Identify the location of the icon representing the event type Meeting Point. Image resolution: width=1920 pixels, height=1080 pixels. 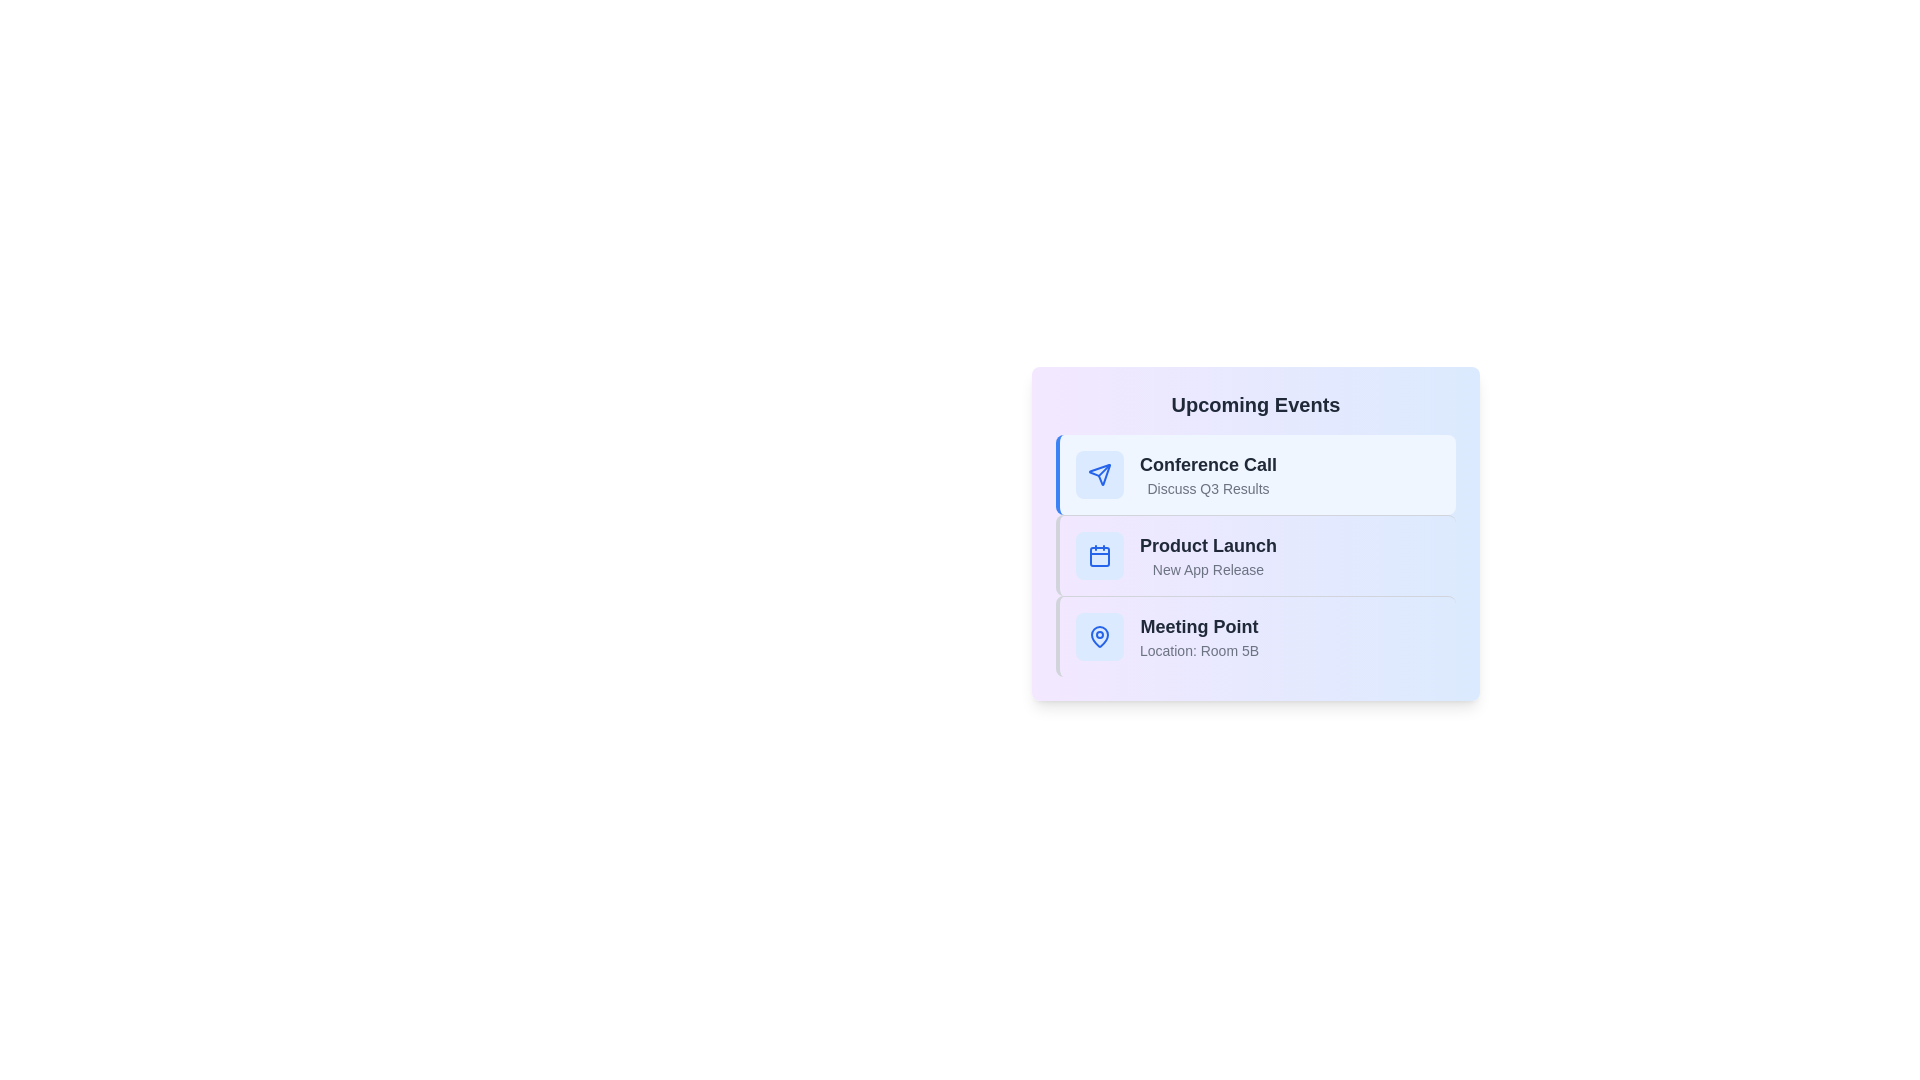
(1098, 636).